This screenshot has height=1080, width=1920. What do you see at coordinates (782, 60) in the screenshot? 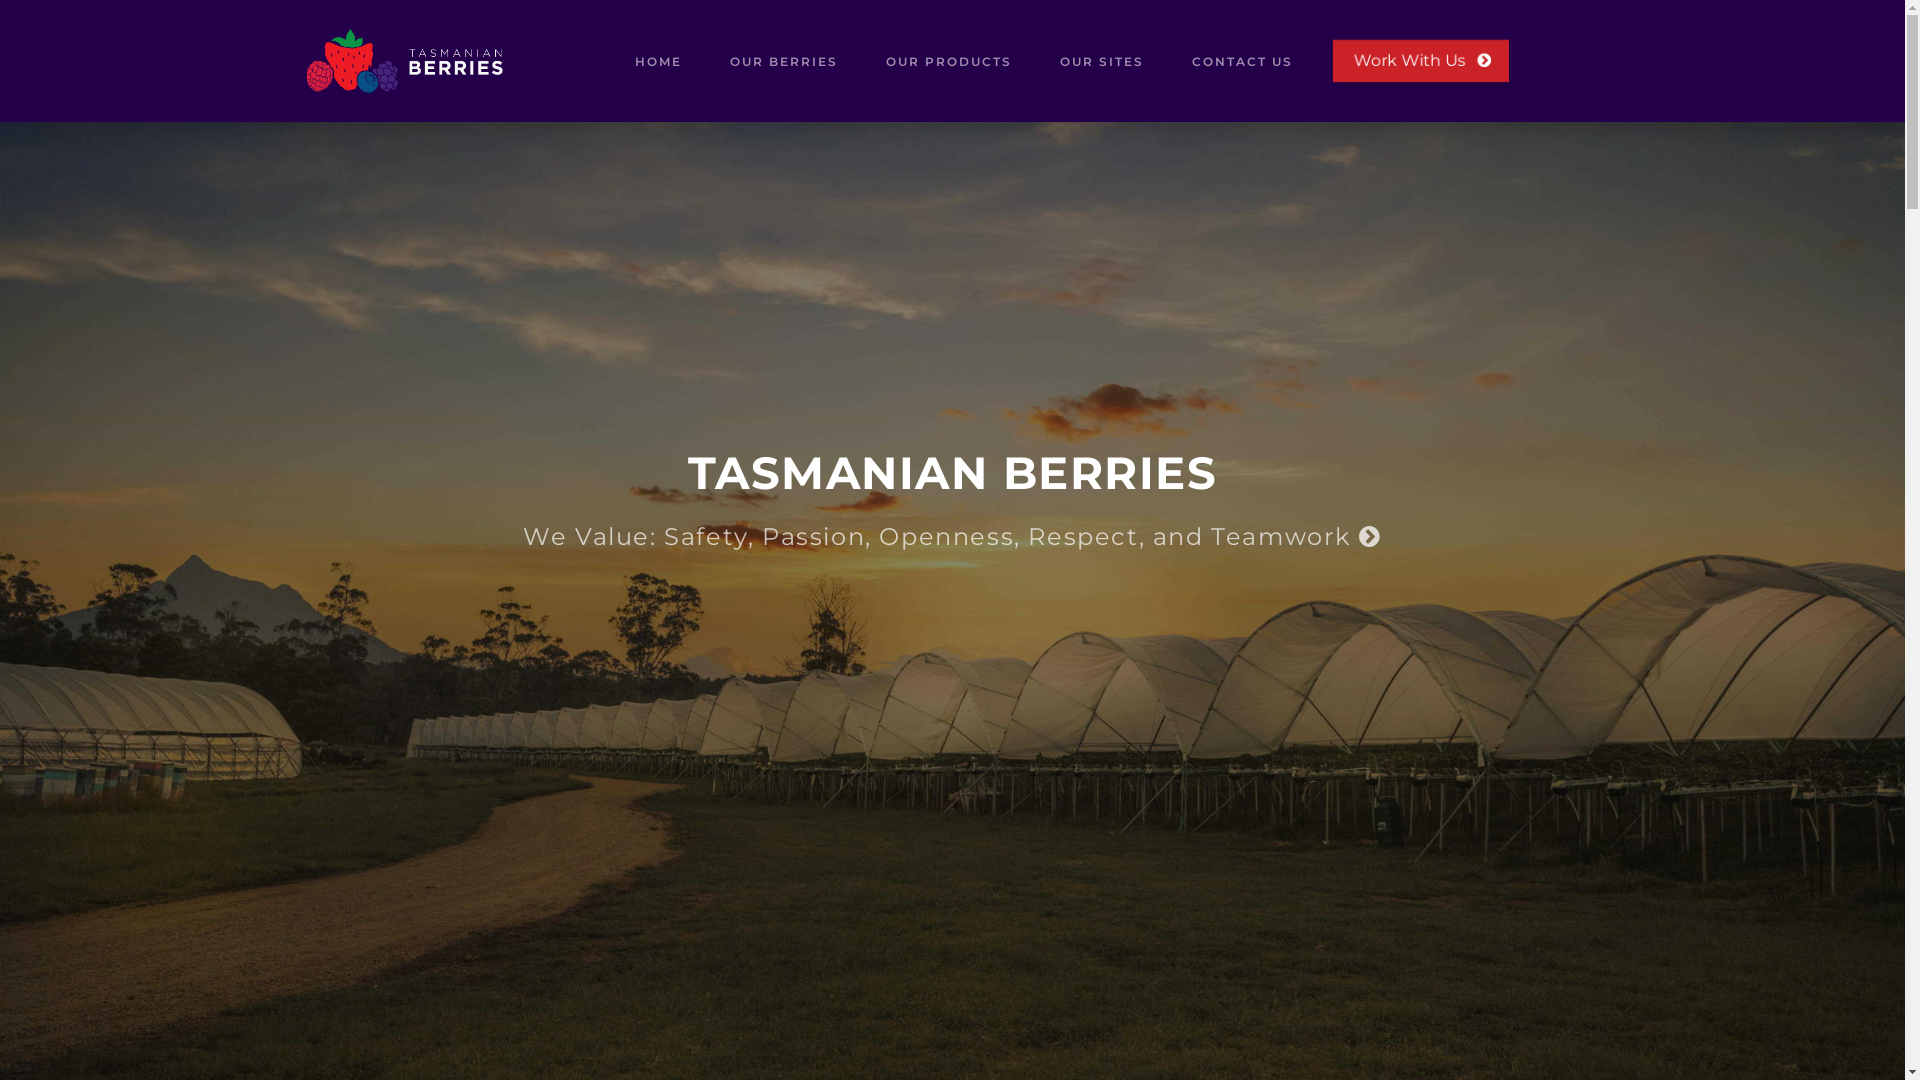
I see `'OUR BERRIES'` at bounding box center [782, 60].